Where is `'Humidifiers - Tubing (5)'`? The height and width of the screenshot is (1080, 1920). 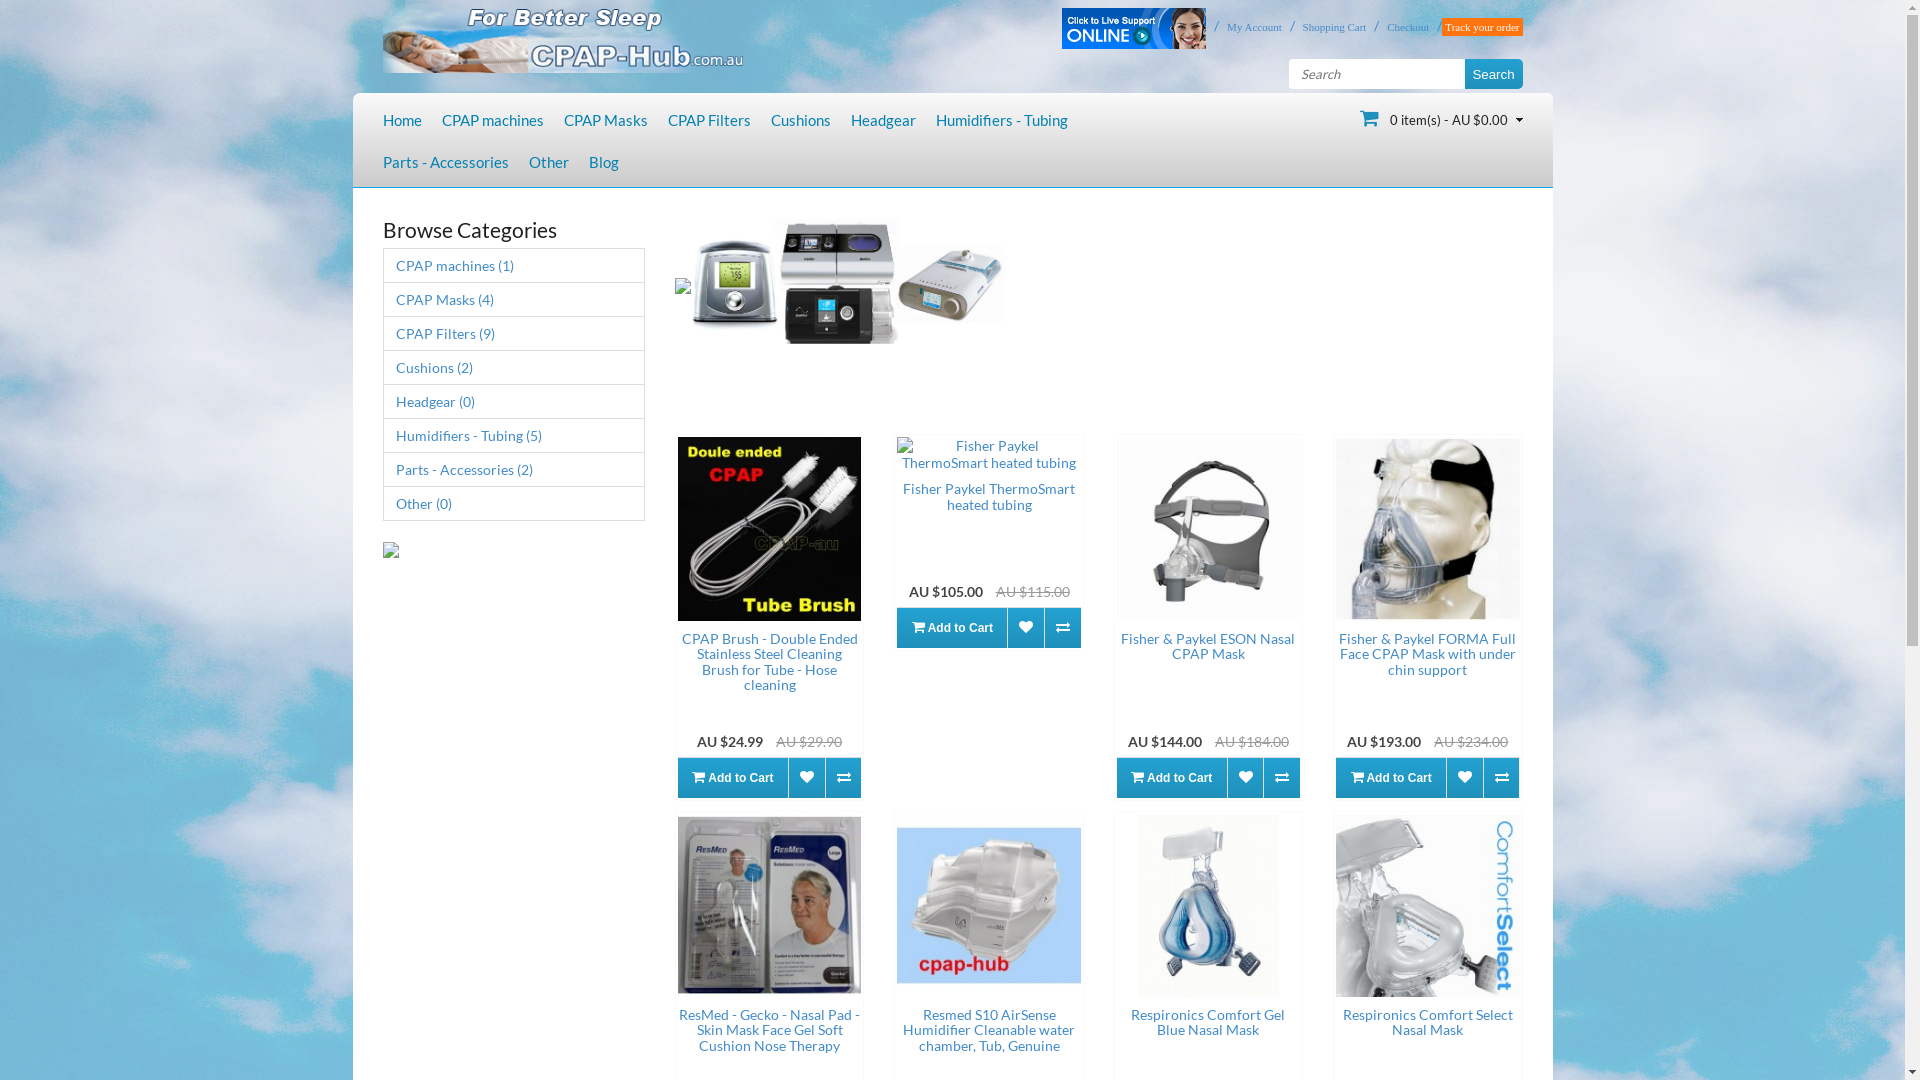 'Humidifiers - Tubing (5)' is located at coordinates (513, 434).